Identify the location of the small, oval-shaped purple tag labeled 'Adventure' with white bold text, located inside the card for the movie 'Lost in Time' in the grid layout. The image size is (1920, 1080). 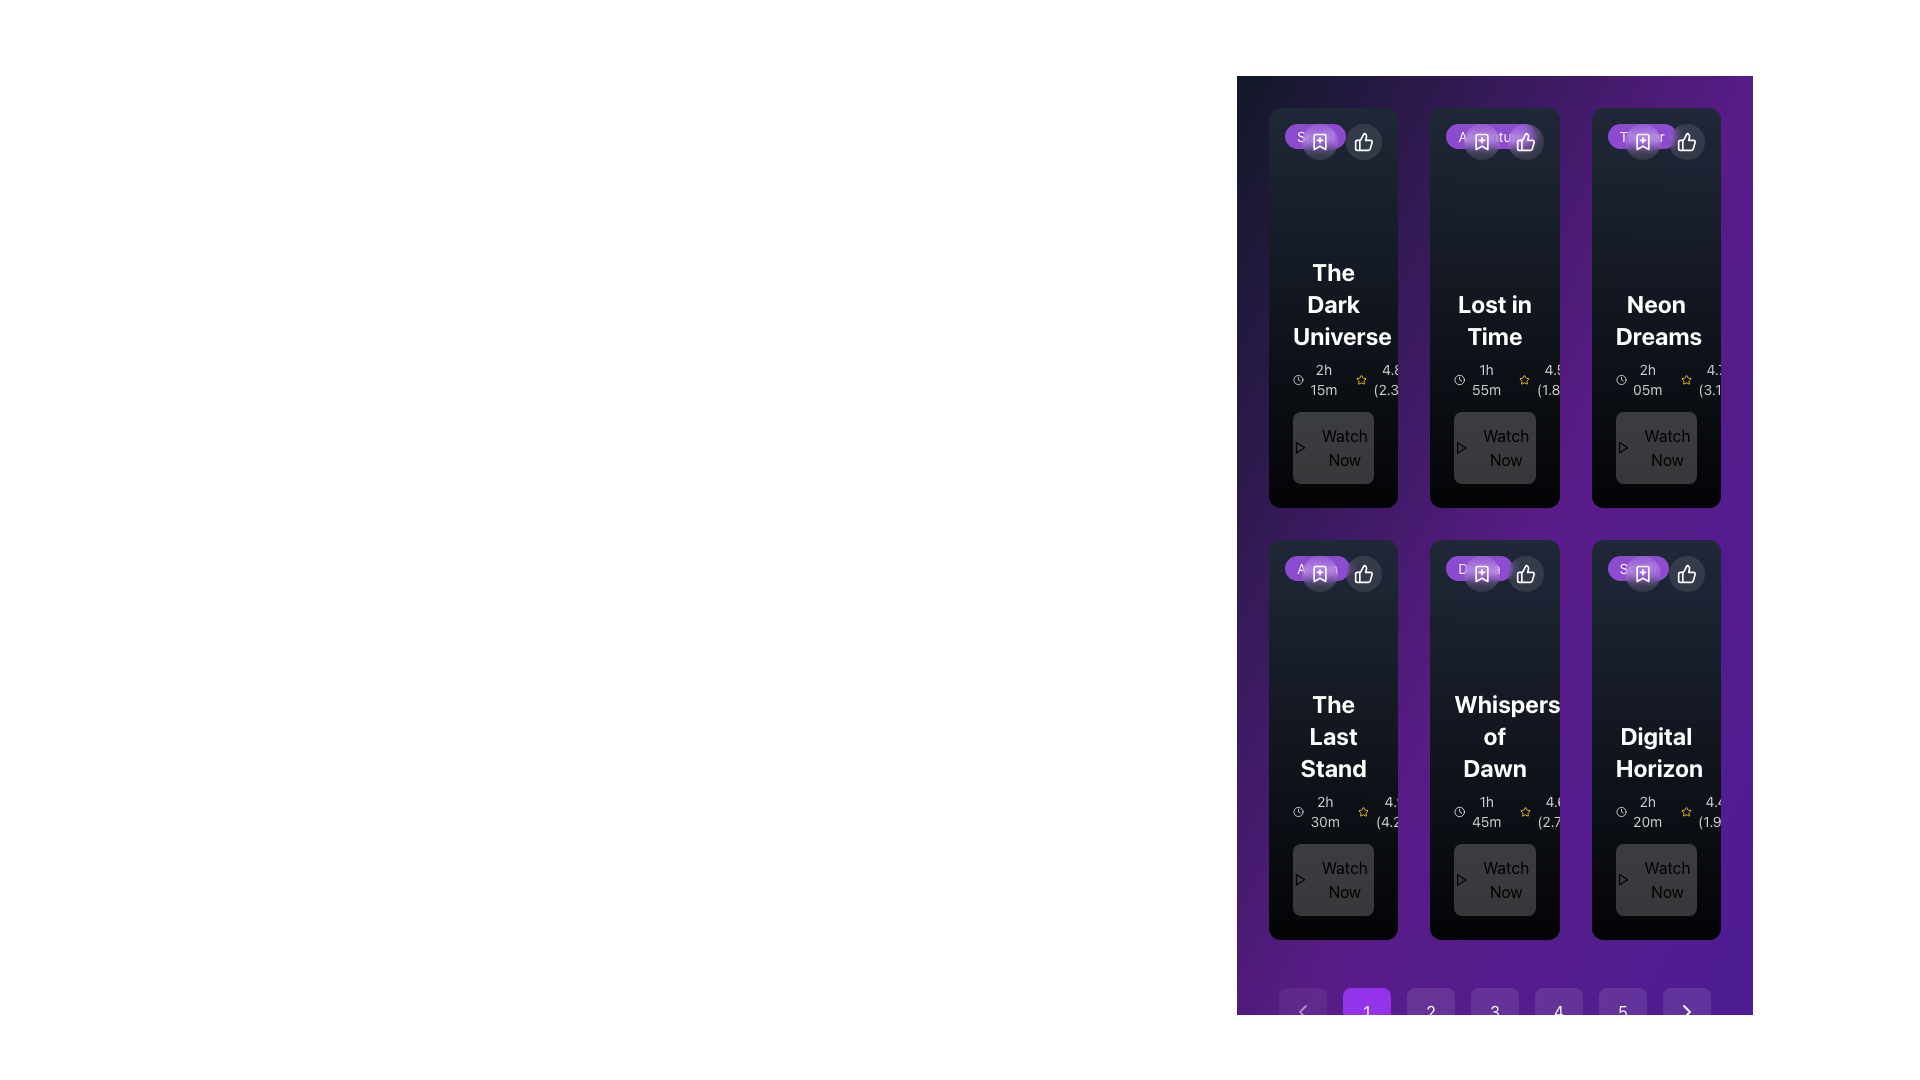
(1491, 135).